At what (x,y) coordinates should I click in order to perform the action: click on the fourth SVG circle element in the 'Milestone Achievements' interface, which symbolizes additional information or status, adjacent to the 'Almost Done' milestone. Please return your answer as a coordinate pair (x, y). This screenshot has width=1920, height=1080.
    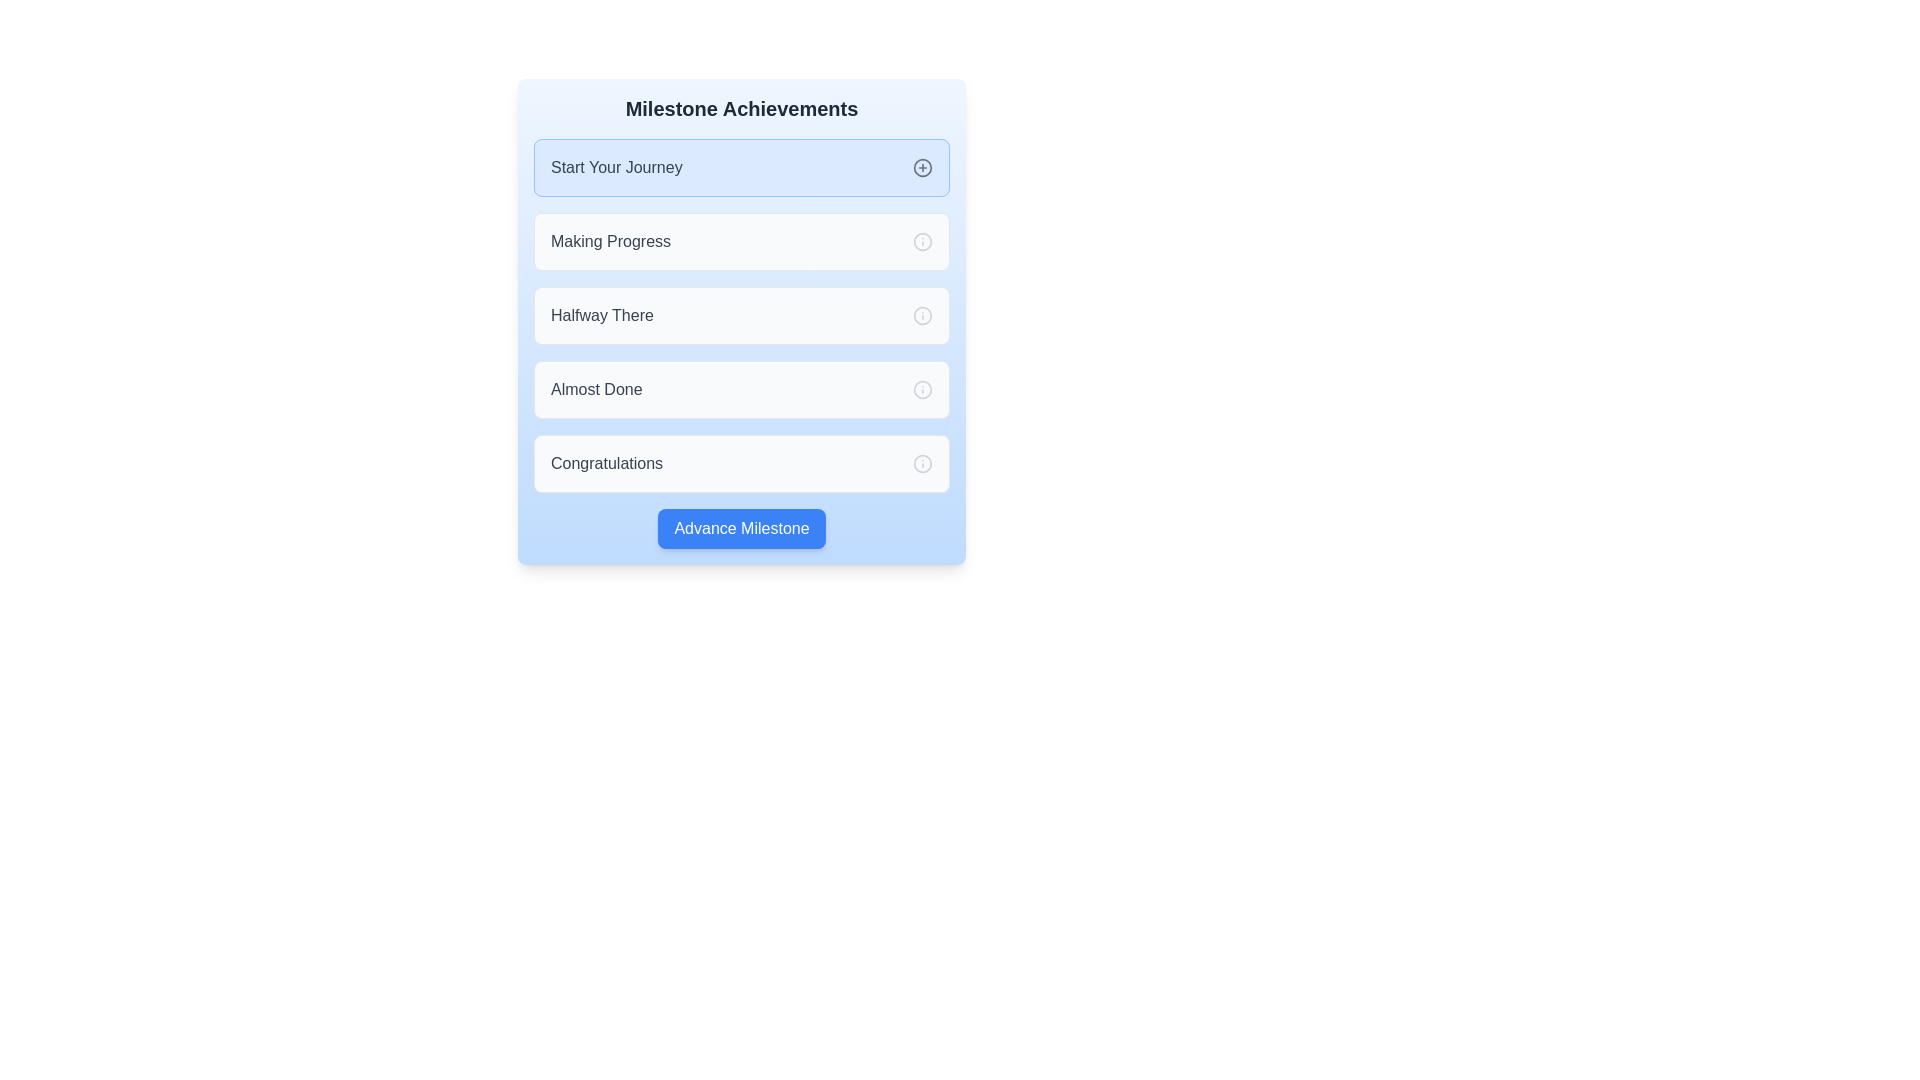
    Looking at the image, I should click on (921, 463).